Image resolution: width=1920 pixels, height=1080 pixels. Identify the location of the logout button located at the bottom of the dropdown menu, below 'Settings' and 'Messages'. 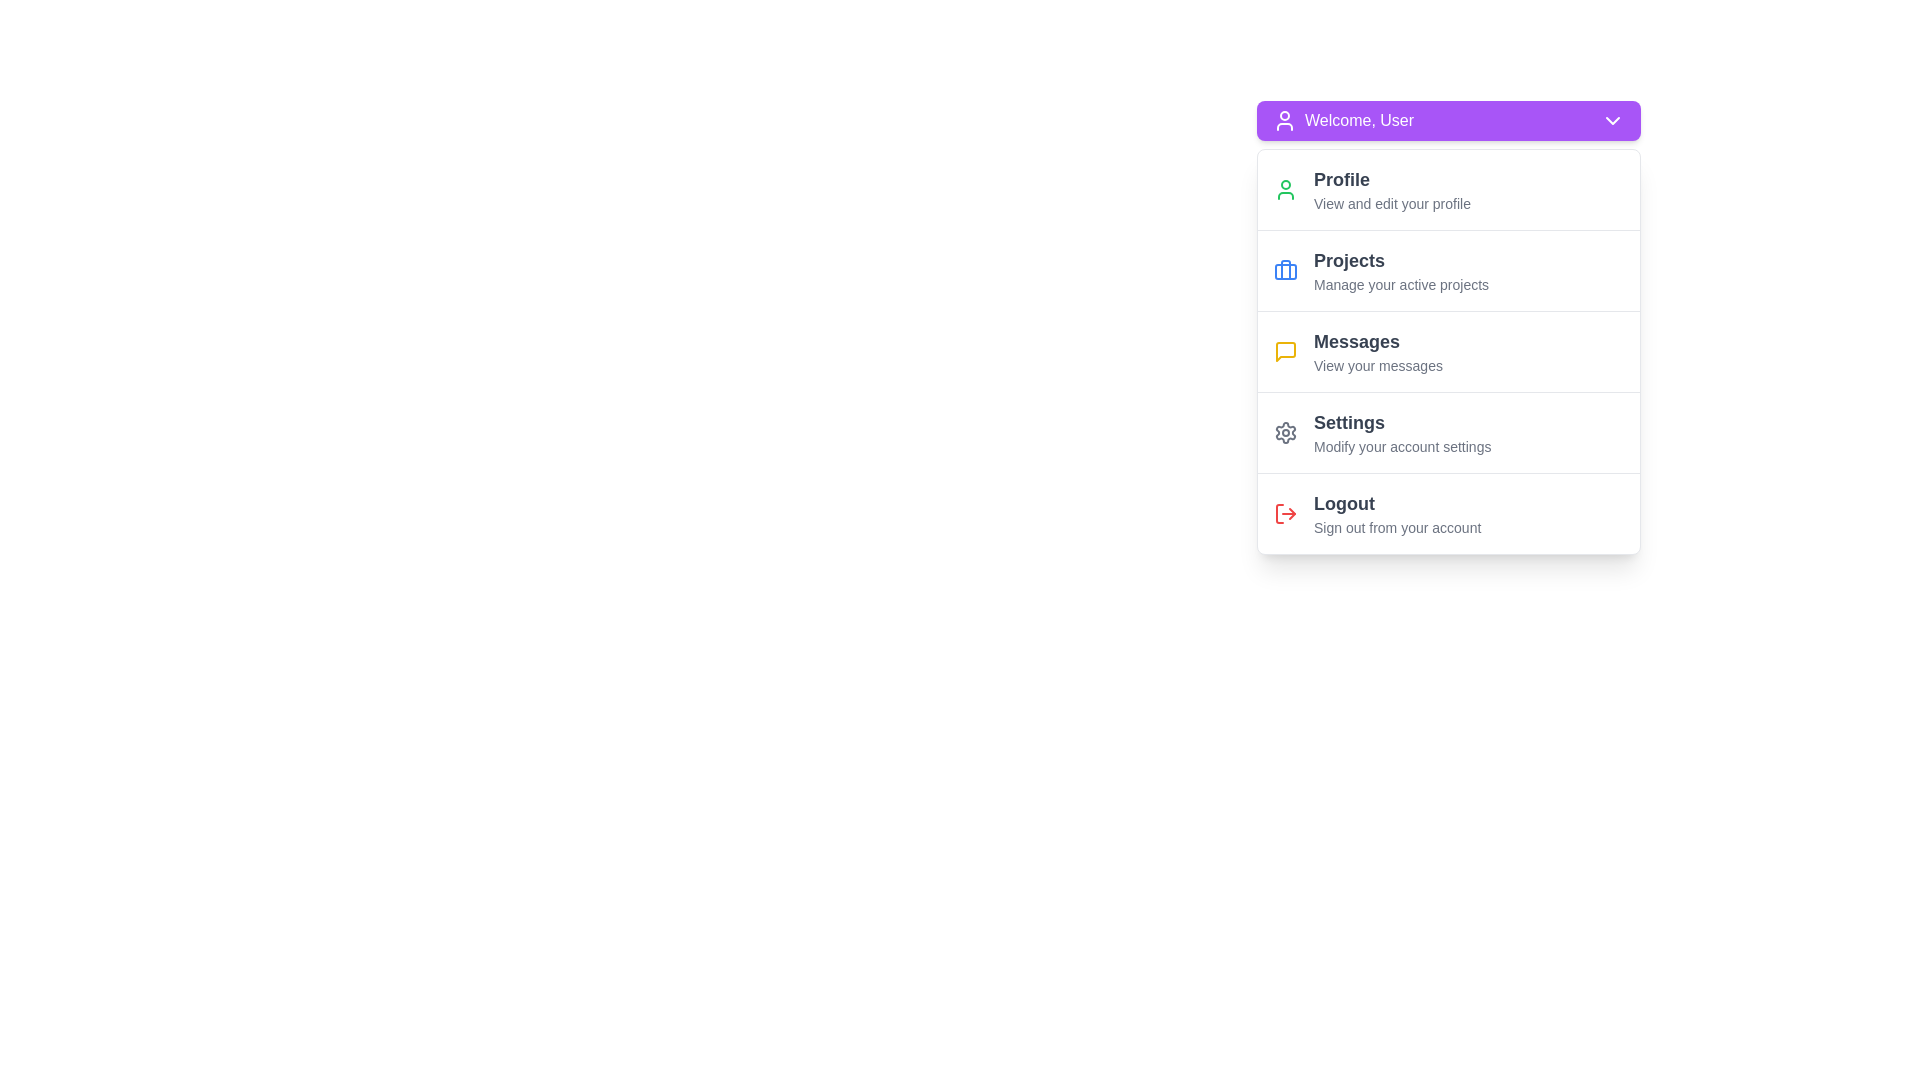
(1449, 512).